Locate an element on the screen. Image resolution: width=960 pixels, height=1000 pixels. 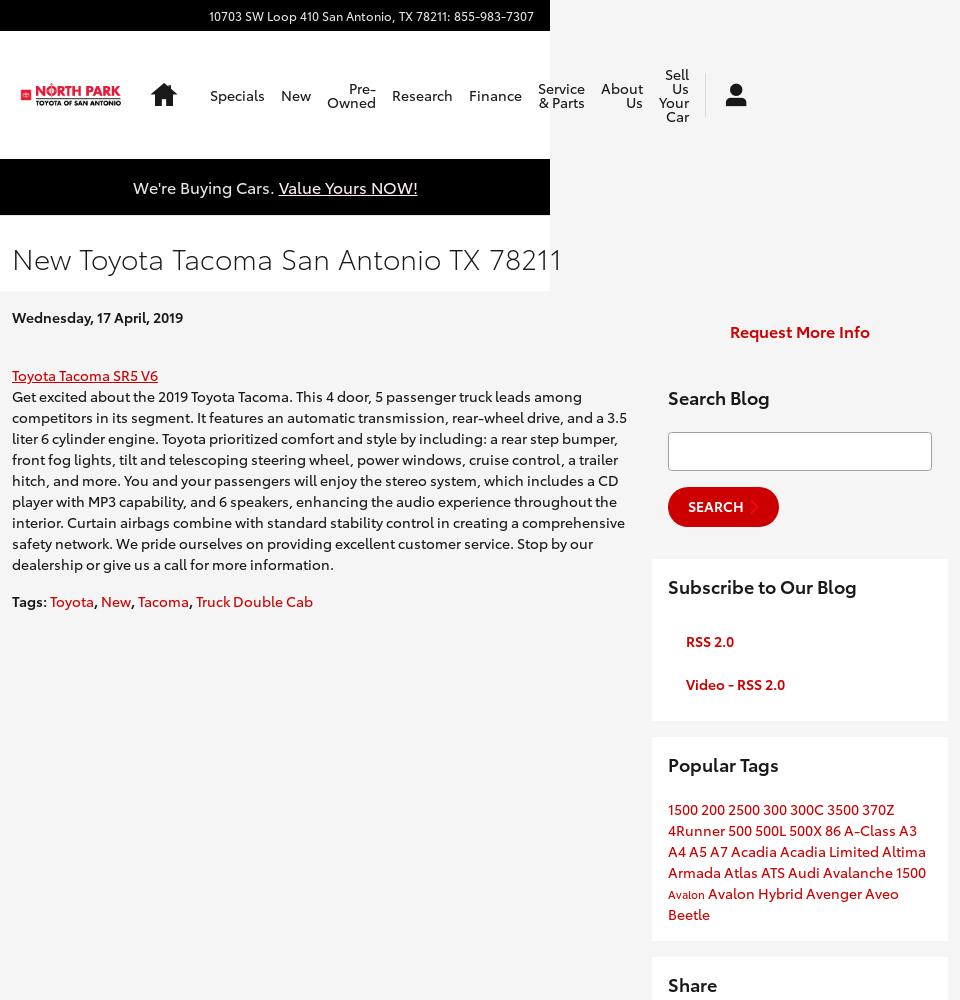
'Specials' is located at coordinates (210, 94).